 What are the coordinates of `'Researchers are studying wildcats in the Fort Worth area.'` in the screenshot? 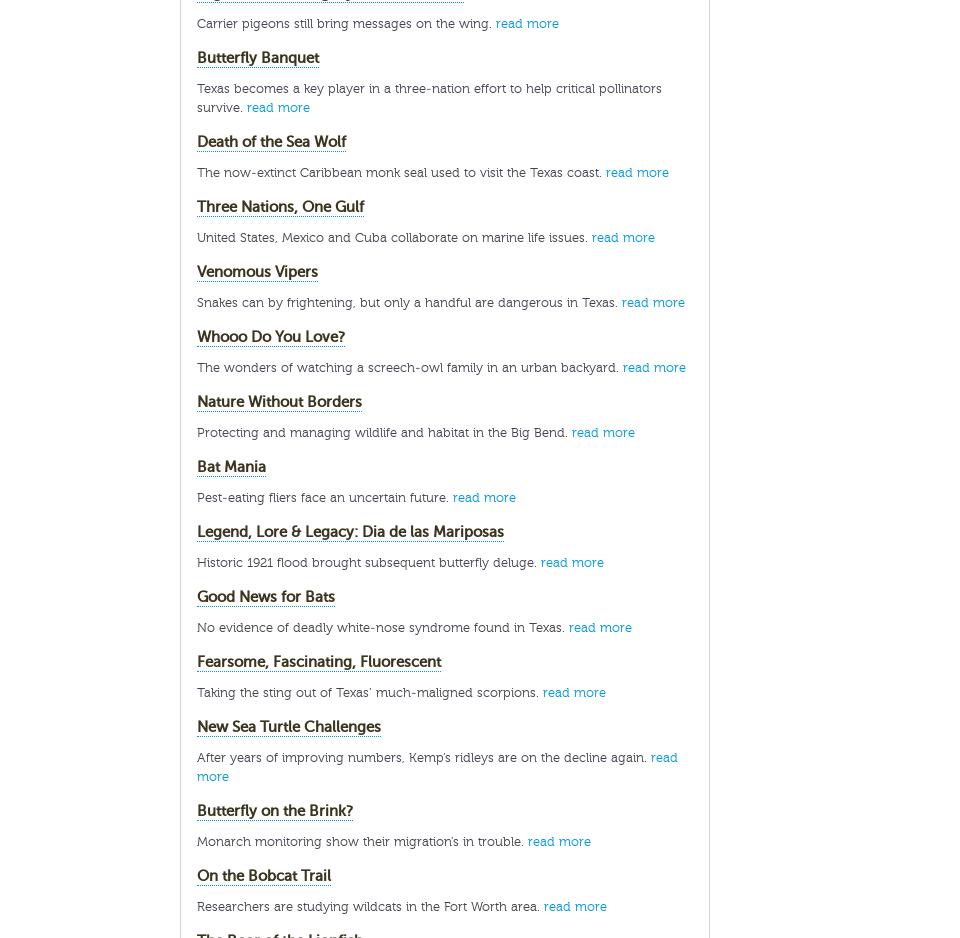 It's located at (369, 906).